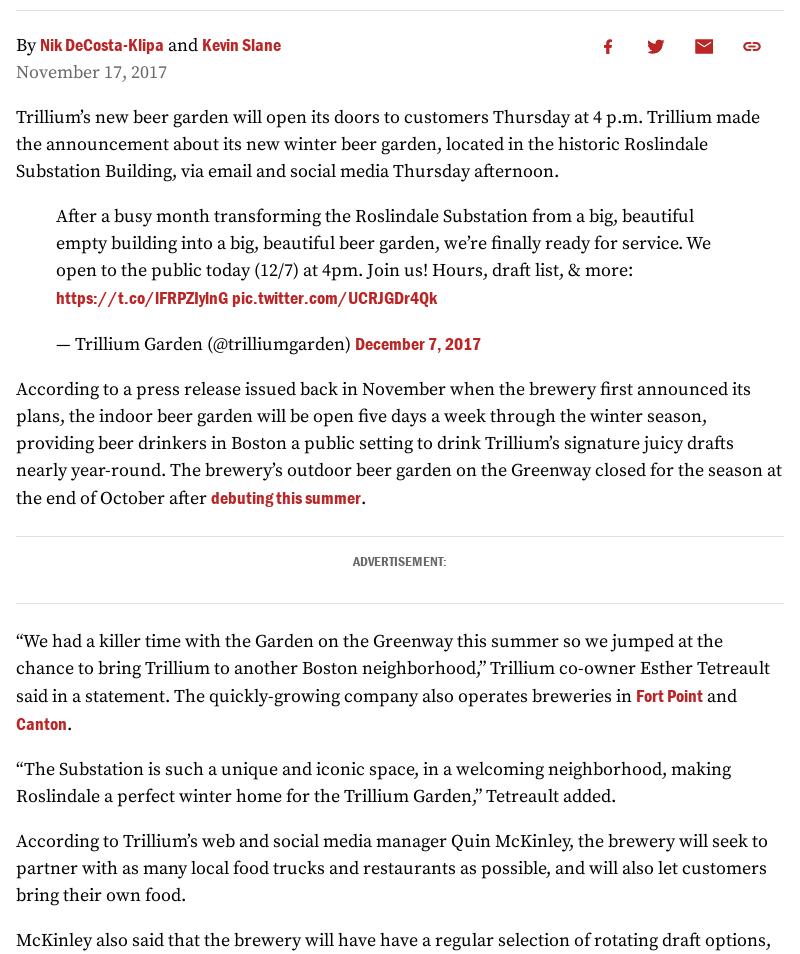 The image size is (800, 954). What do you see at coordinates (142, 297) in the screenshot?
I see `'https://t.co/lFRPZIylnG'` at bounding box center [142, 297].